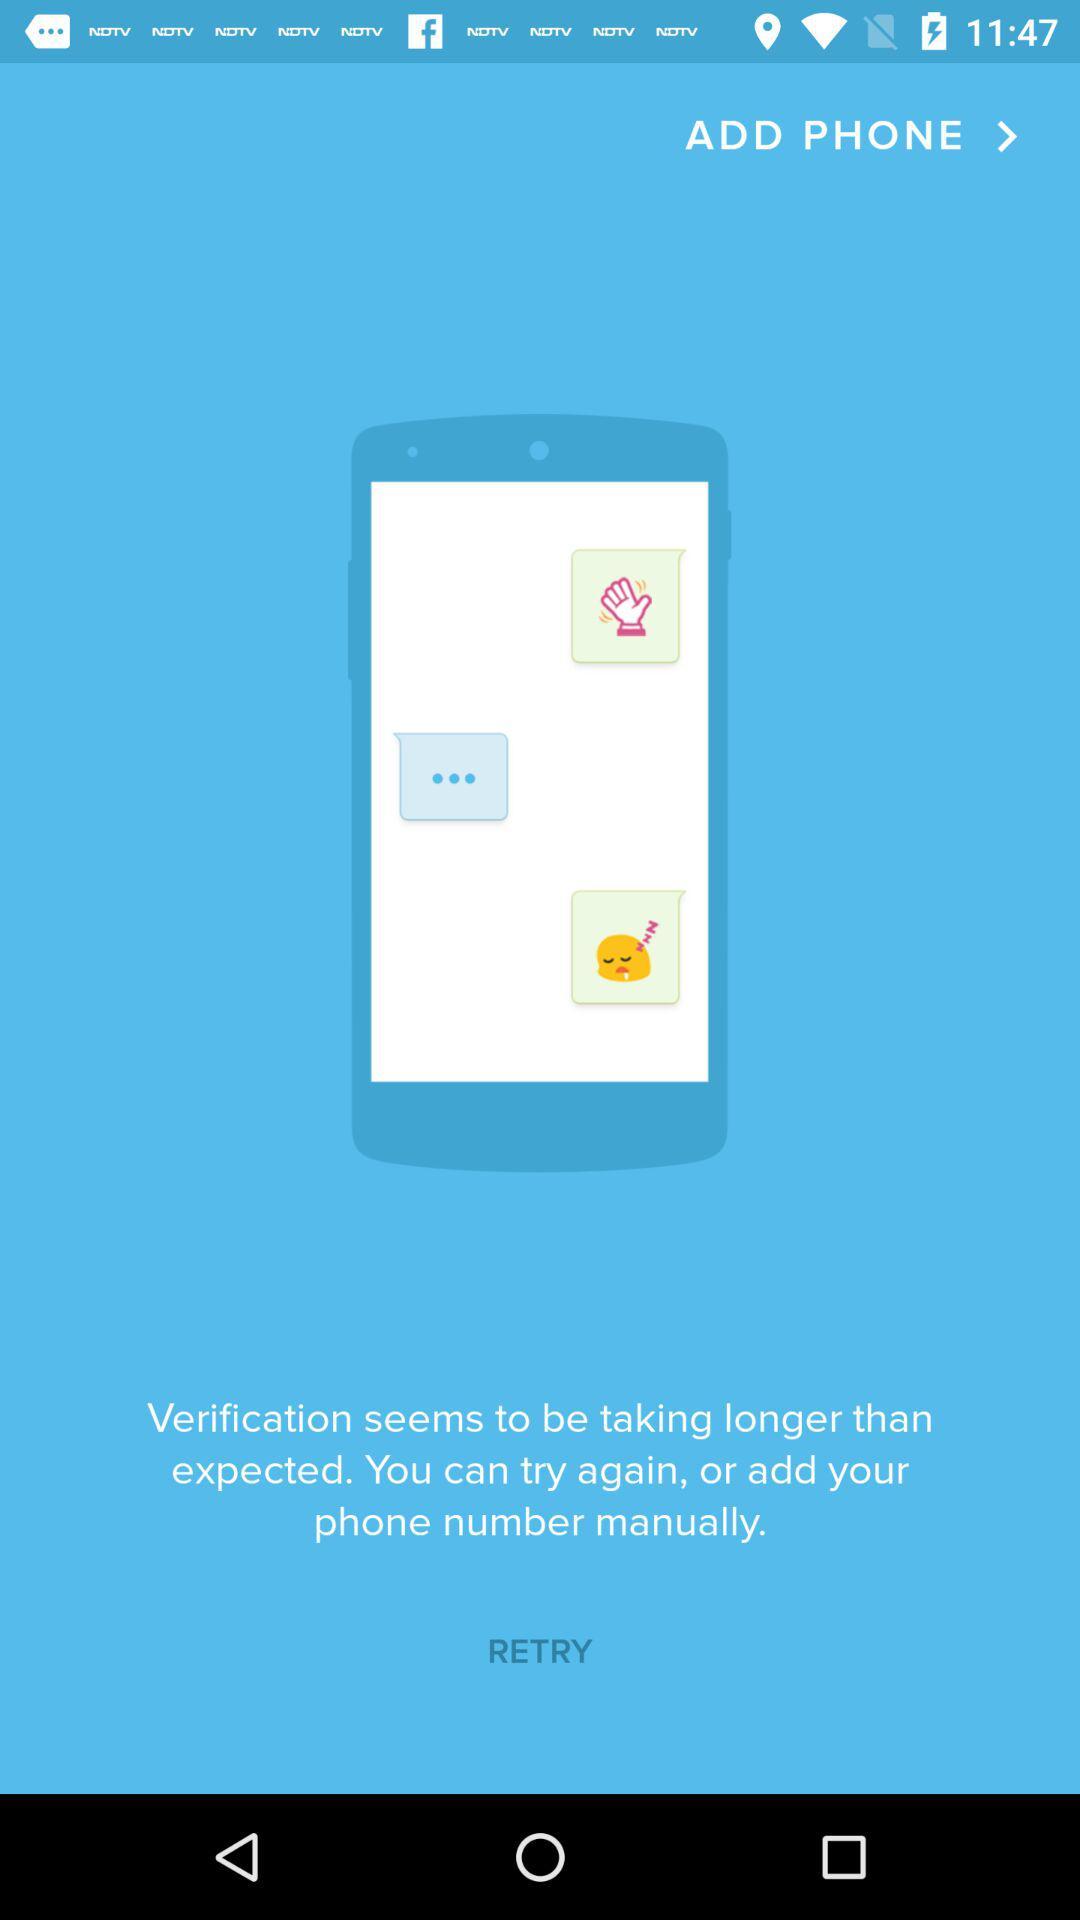 Image resolution: width=1080 pixels, height=1920 pixels. What do you see at coordinates (540, 1652) in the screenshot?
I see `icon below the verification seems to item` at bounding box center [540, 1652].